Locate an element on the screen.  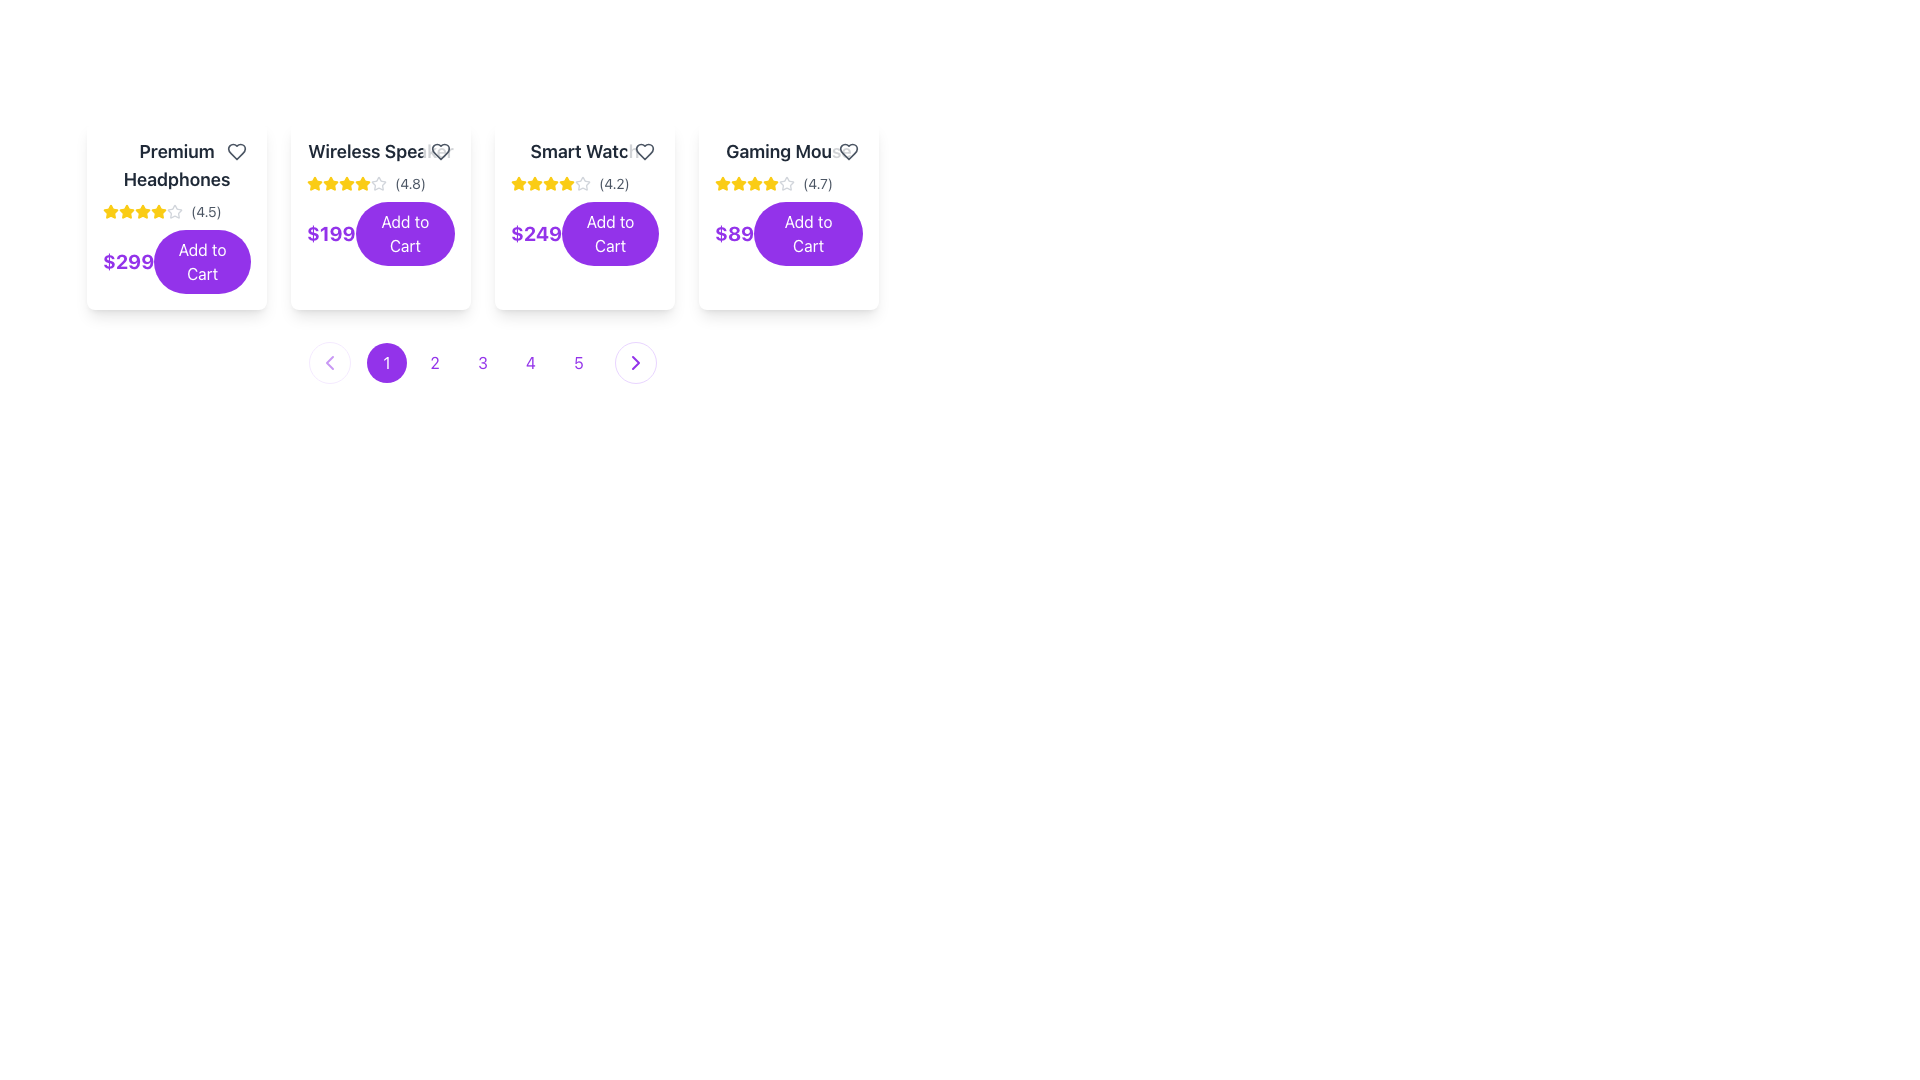
the first yellow star icon in the five-star rating component for the 'Gaming Mouse' product card to interact with the rating system is located at coordinates (738, 183).